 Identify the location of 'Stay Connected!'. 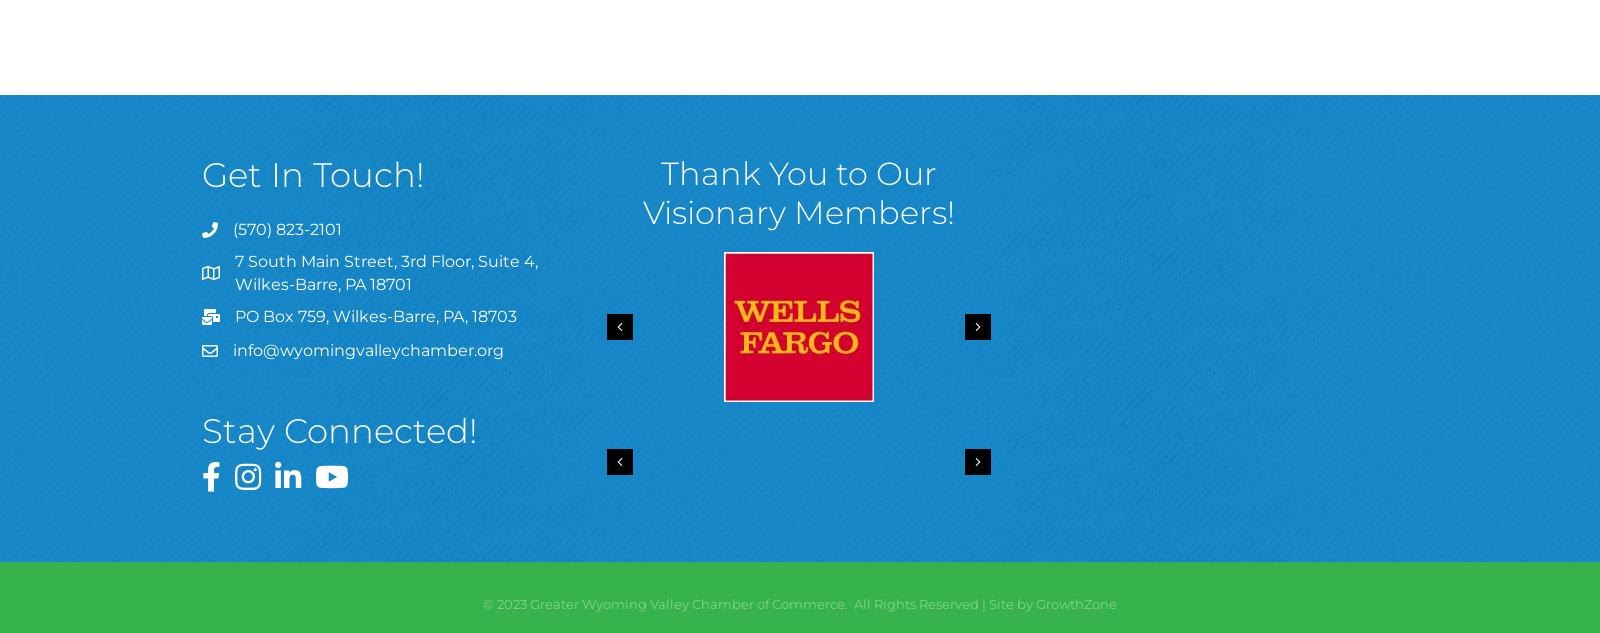
(340, 431).